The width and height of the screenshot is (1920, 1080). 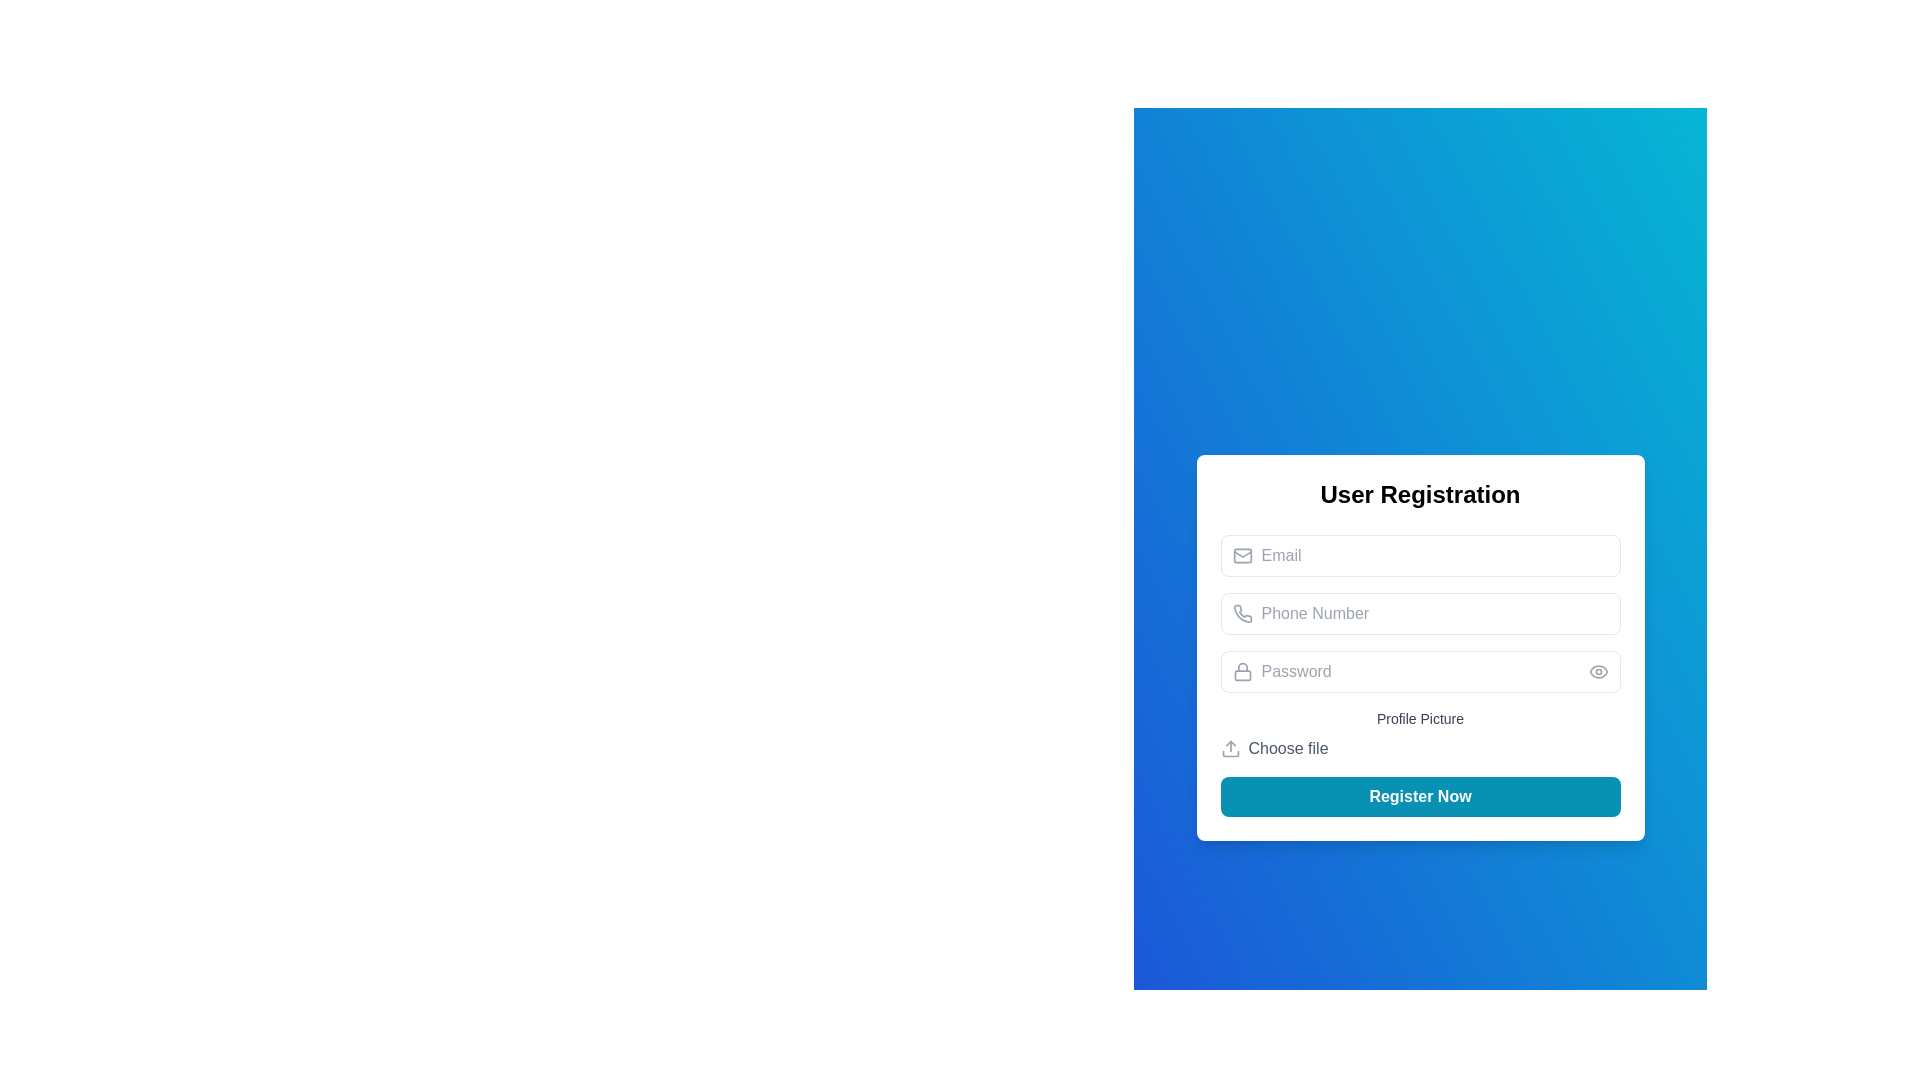 I want to click on the label indicating file selection, which is positioned below the 'Profile Picture' label and above the 'Register Now' button in the user registration form, so click(x=1288, y=748).